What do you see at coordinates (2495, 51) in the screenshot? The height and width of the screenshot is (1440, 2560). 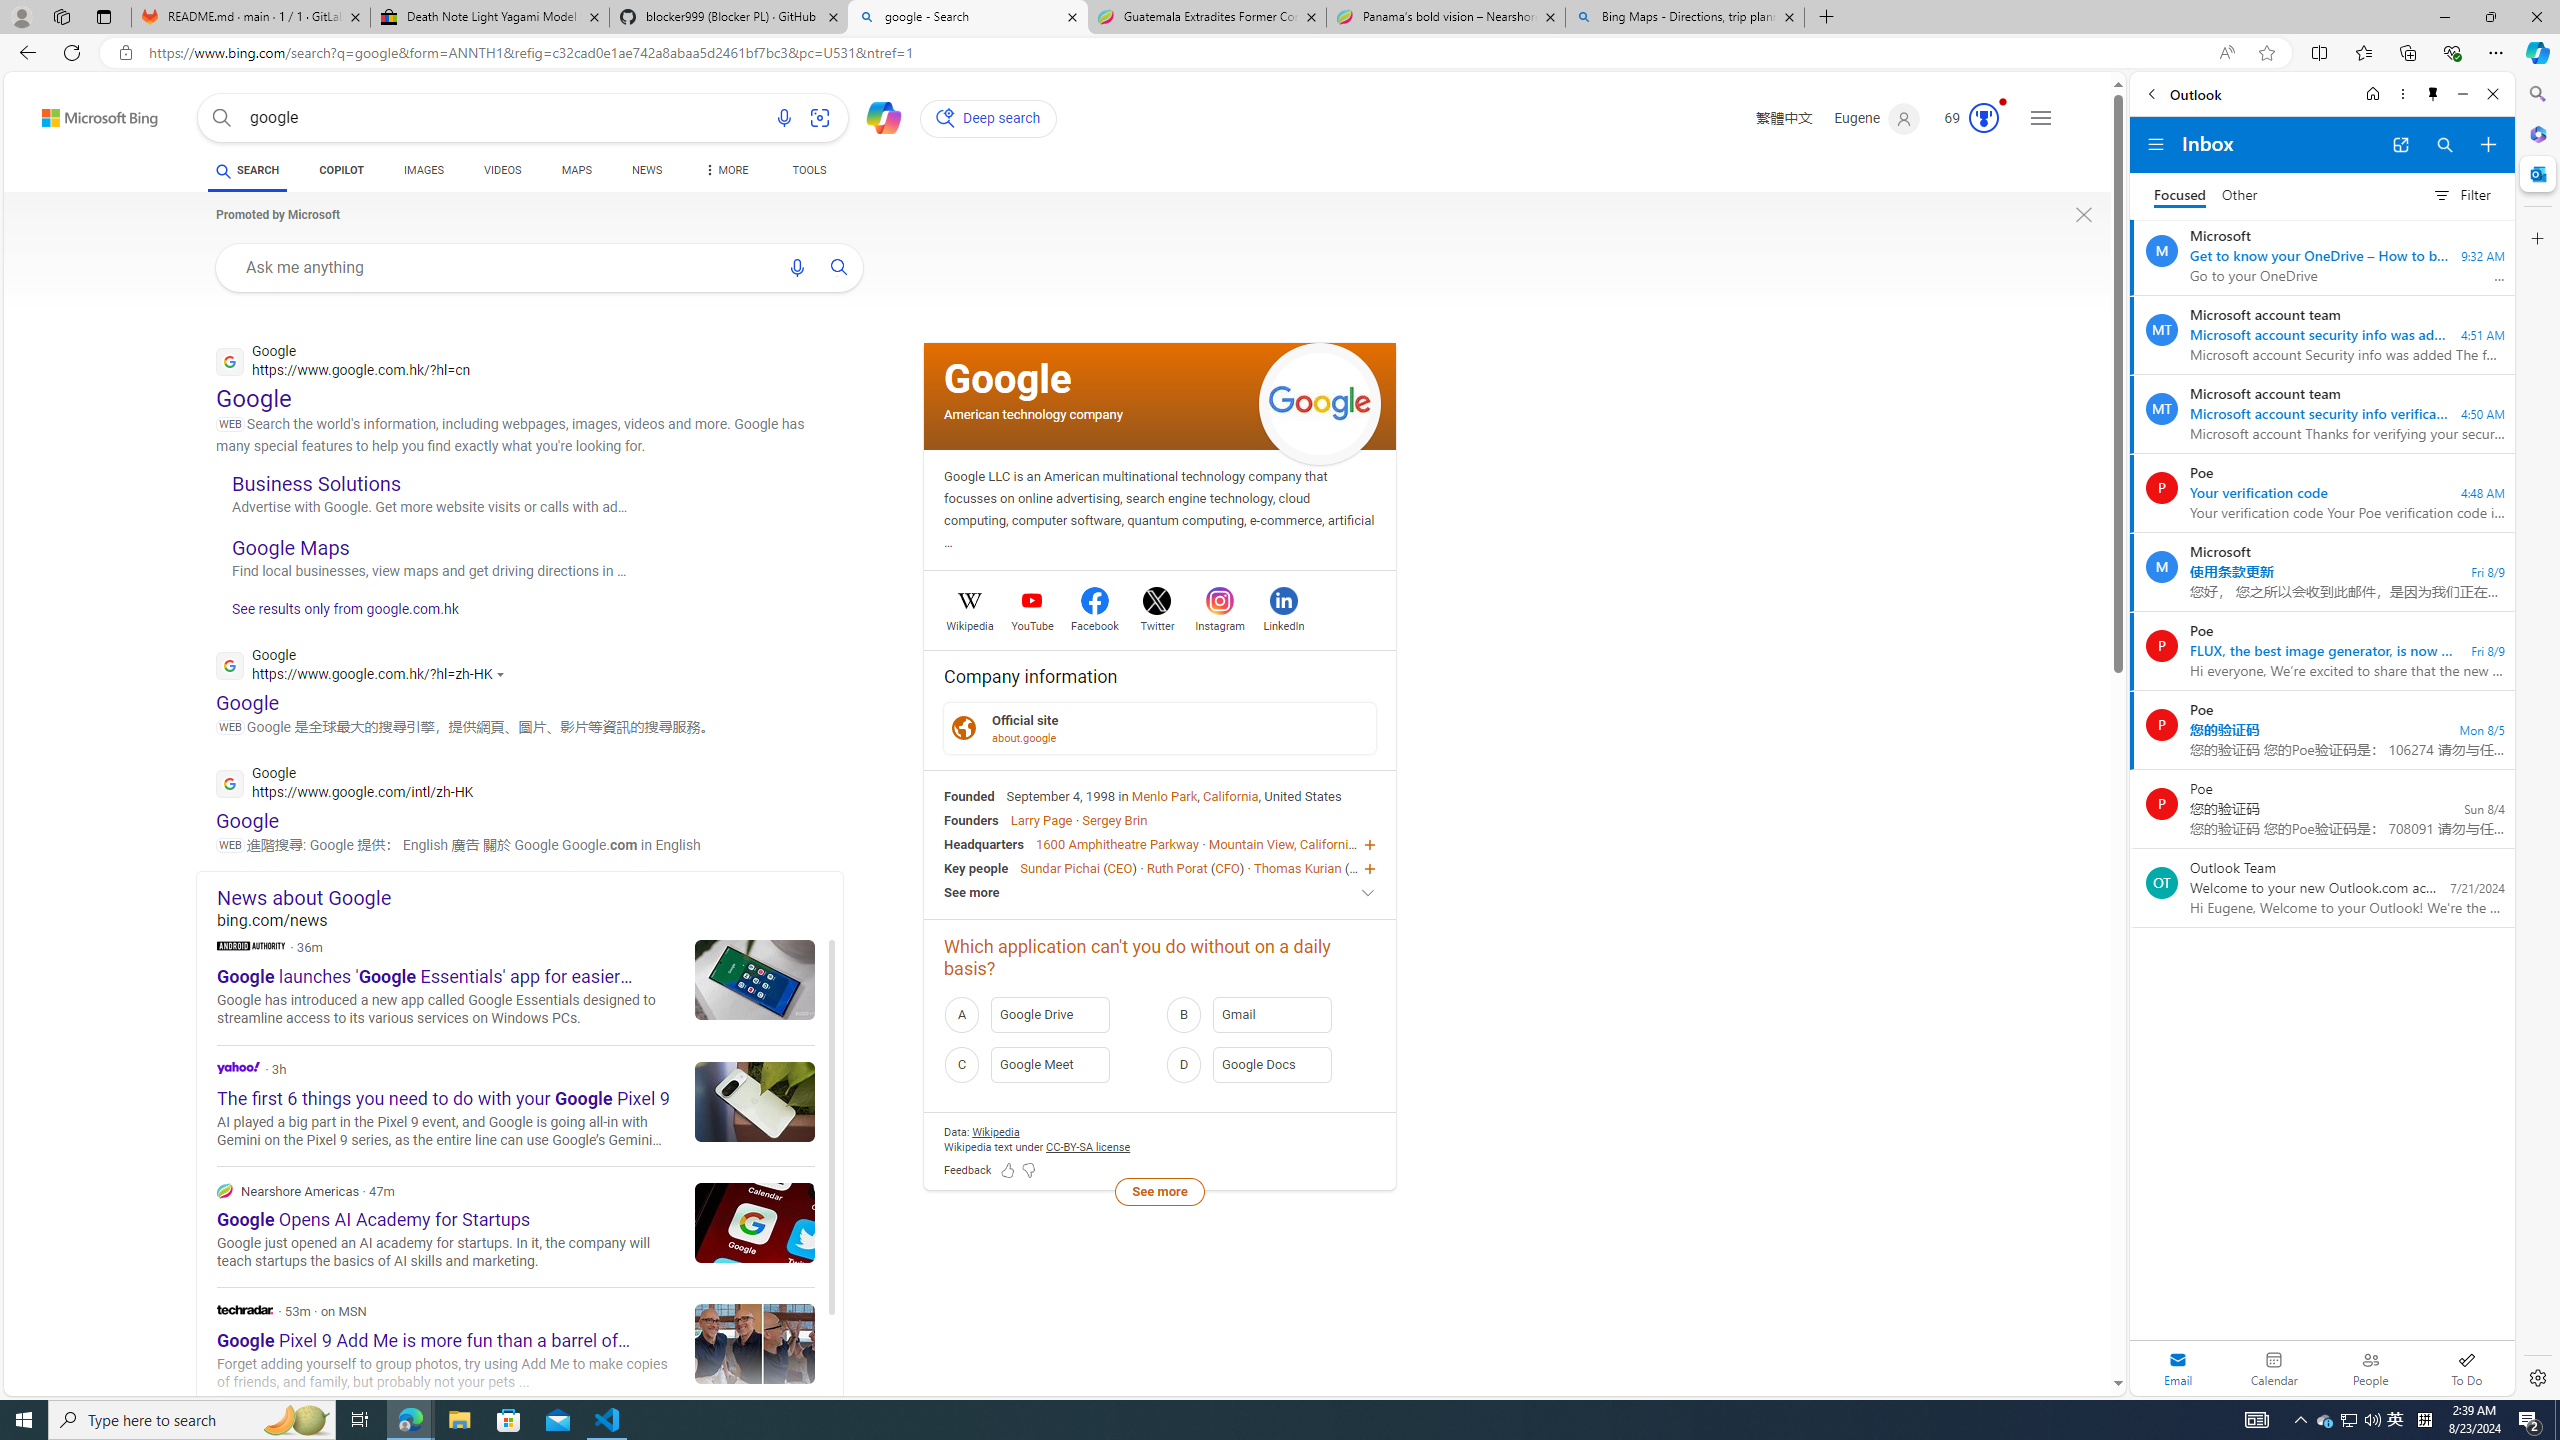 I see `'Settings and more (Alt+F)'` at bounding box center [2495, 51].